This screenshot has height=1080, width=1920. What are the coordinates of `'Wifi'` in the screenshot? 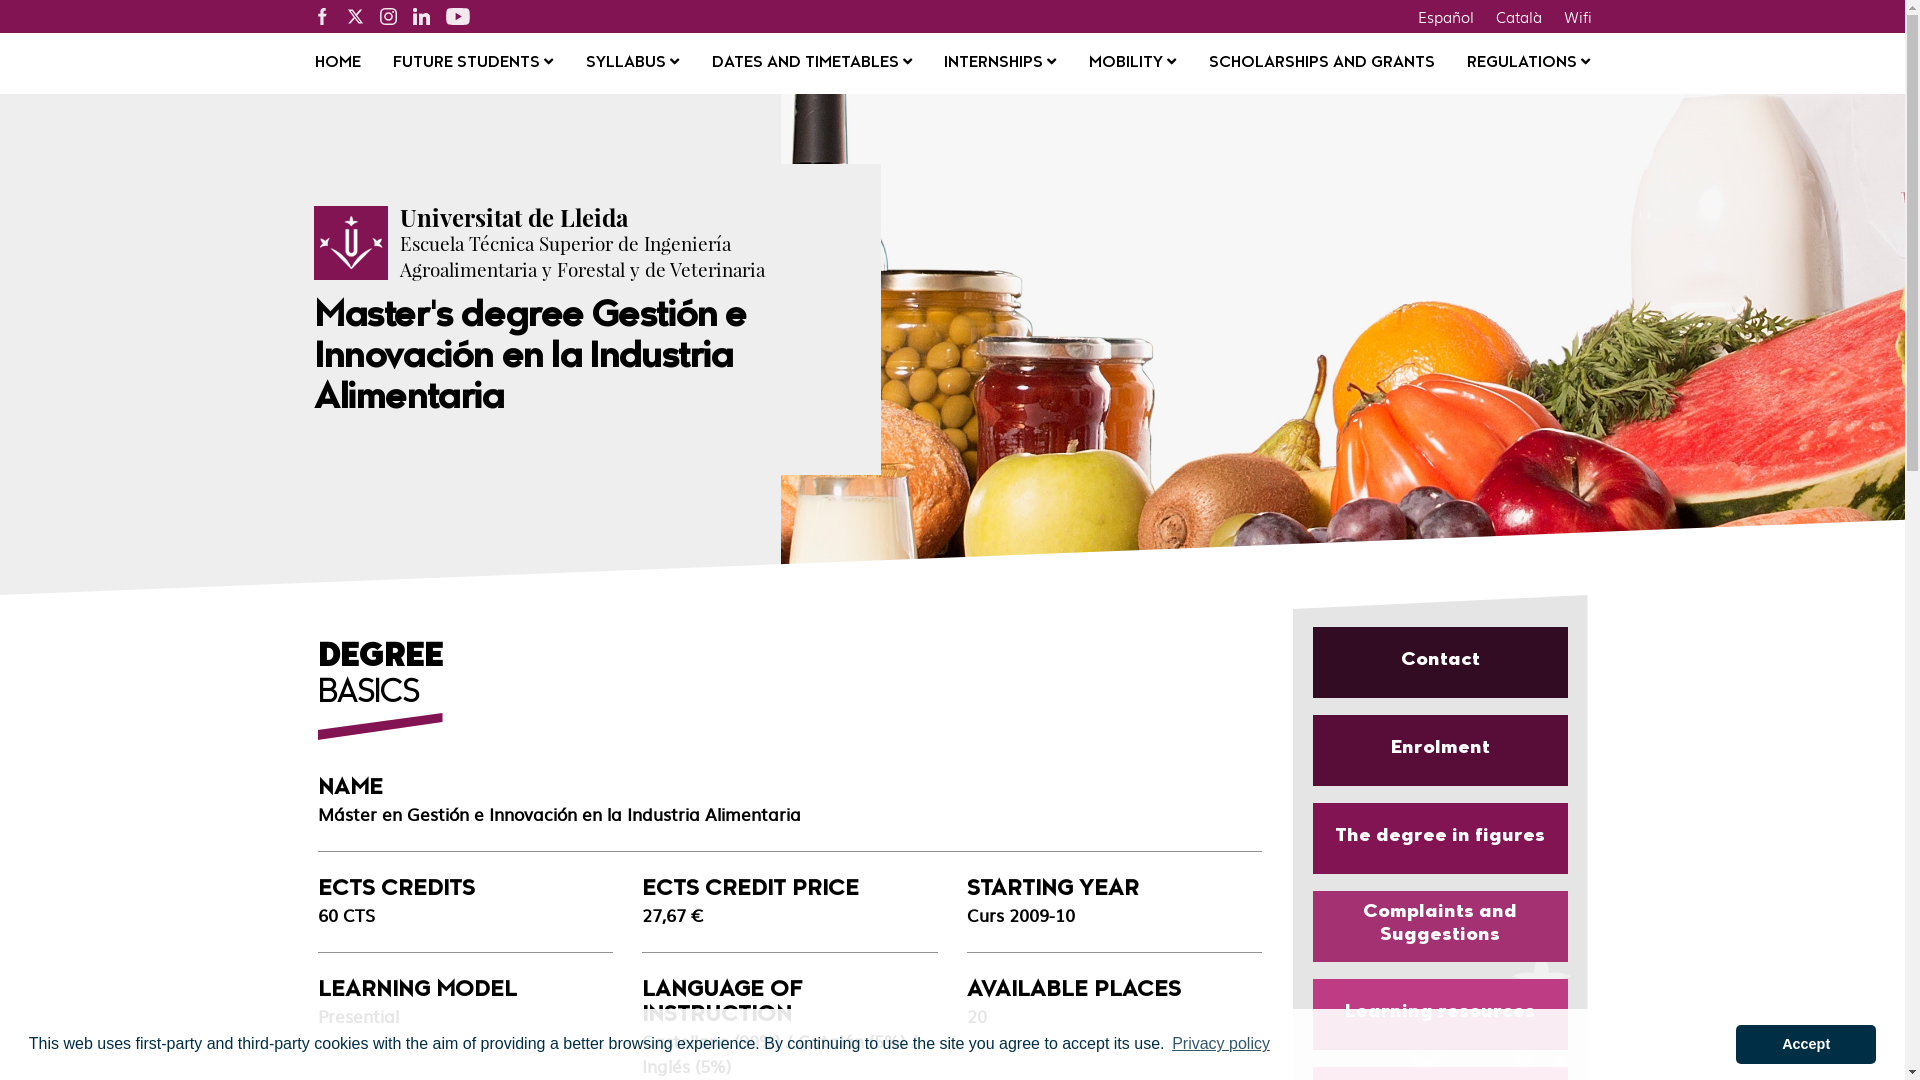 It's located at (1576, 15).